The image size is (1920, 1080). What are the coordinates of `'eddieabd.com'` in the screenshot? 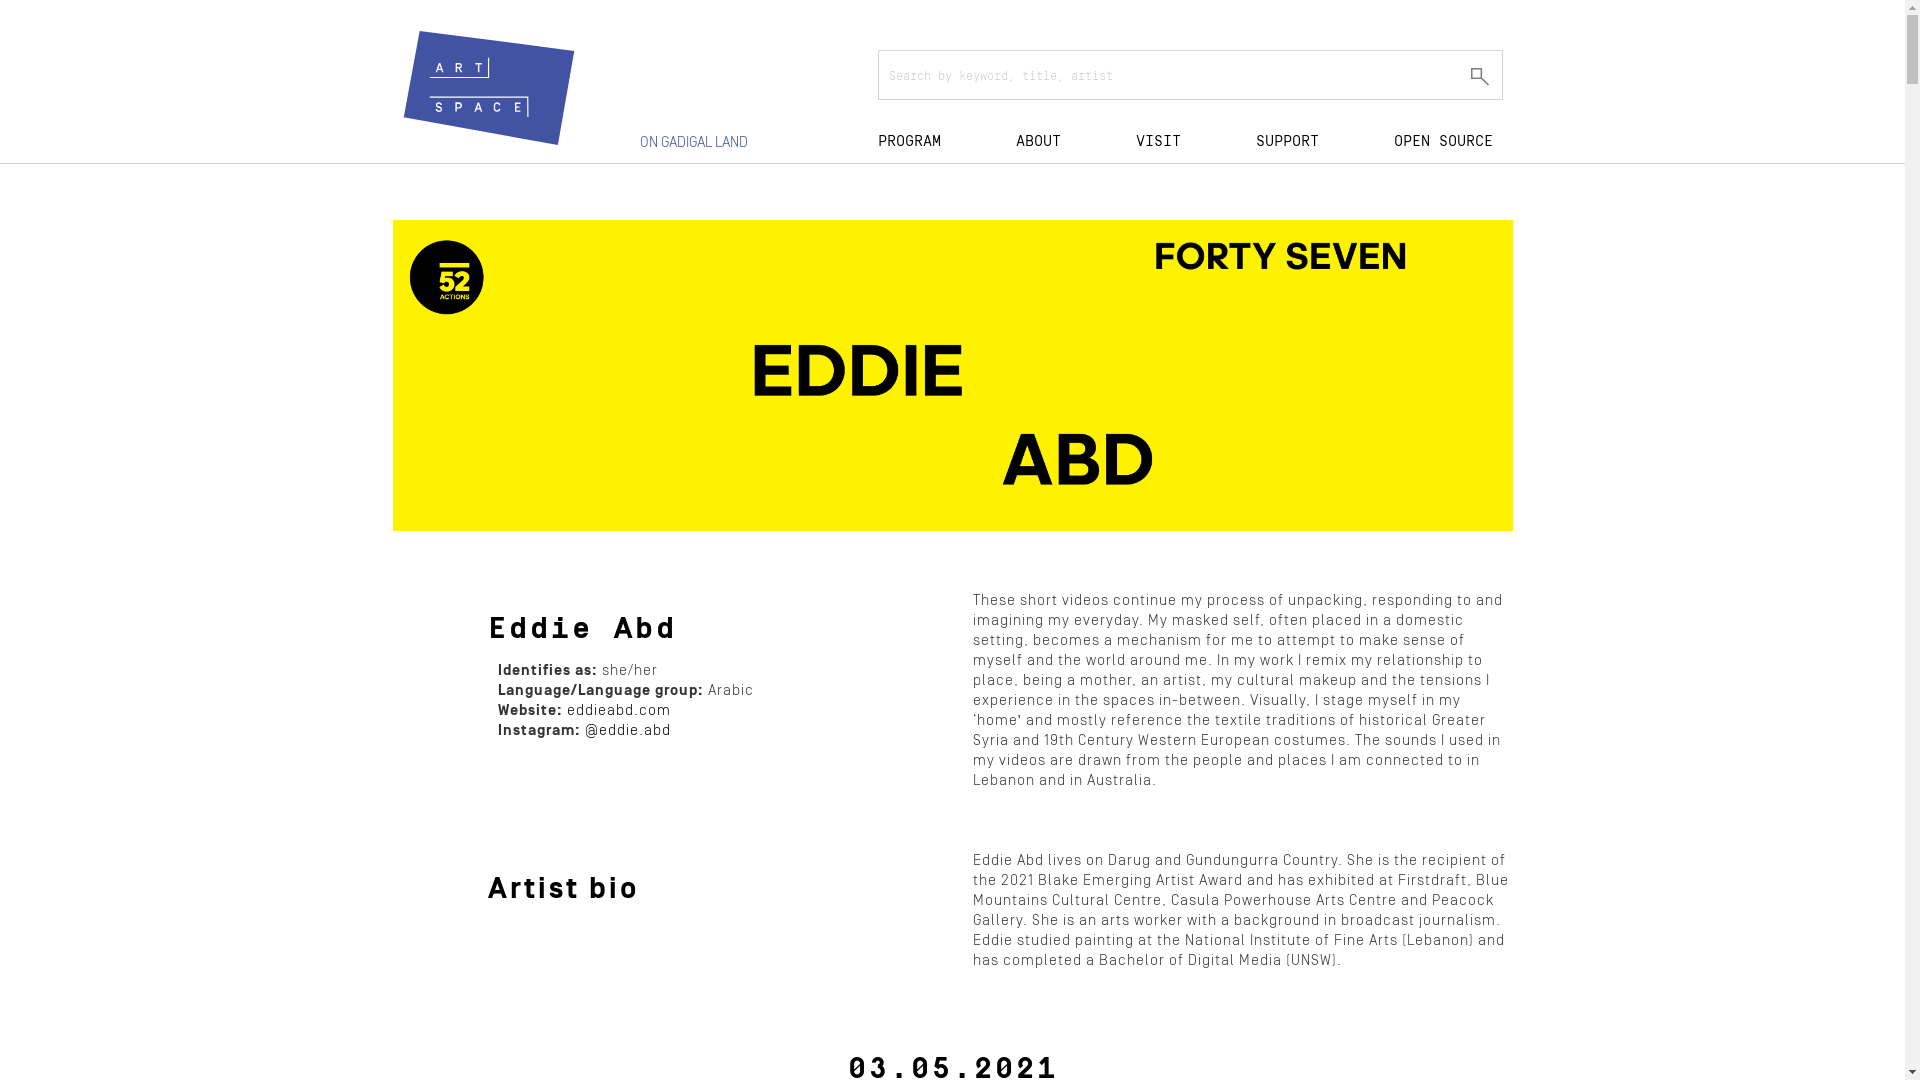 It's located at (617, 709).